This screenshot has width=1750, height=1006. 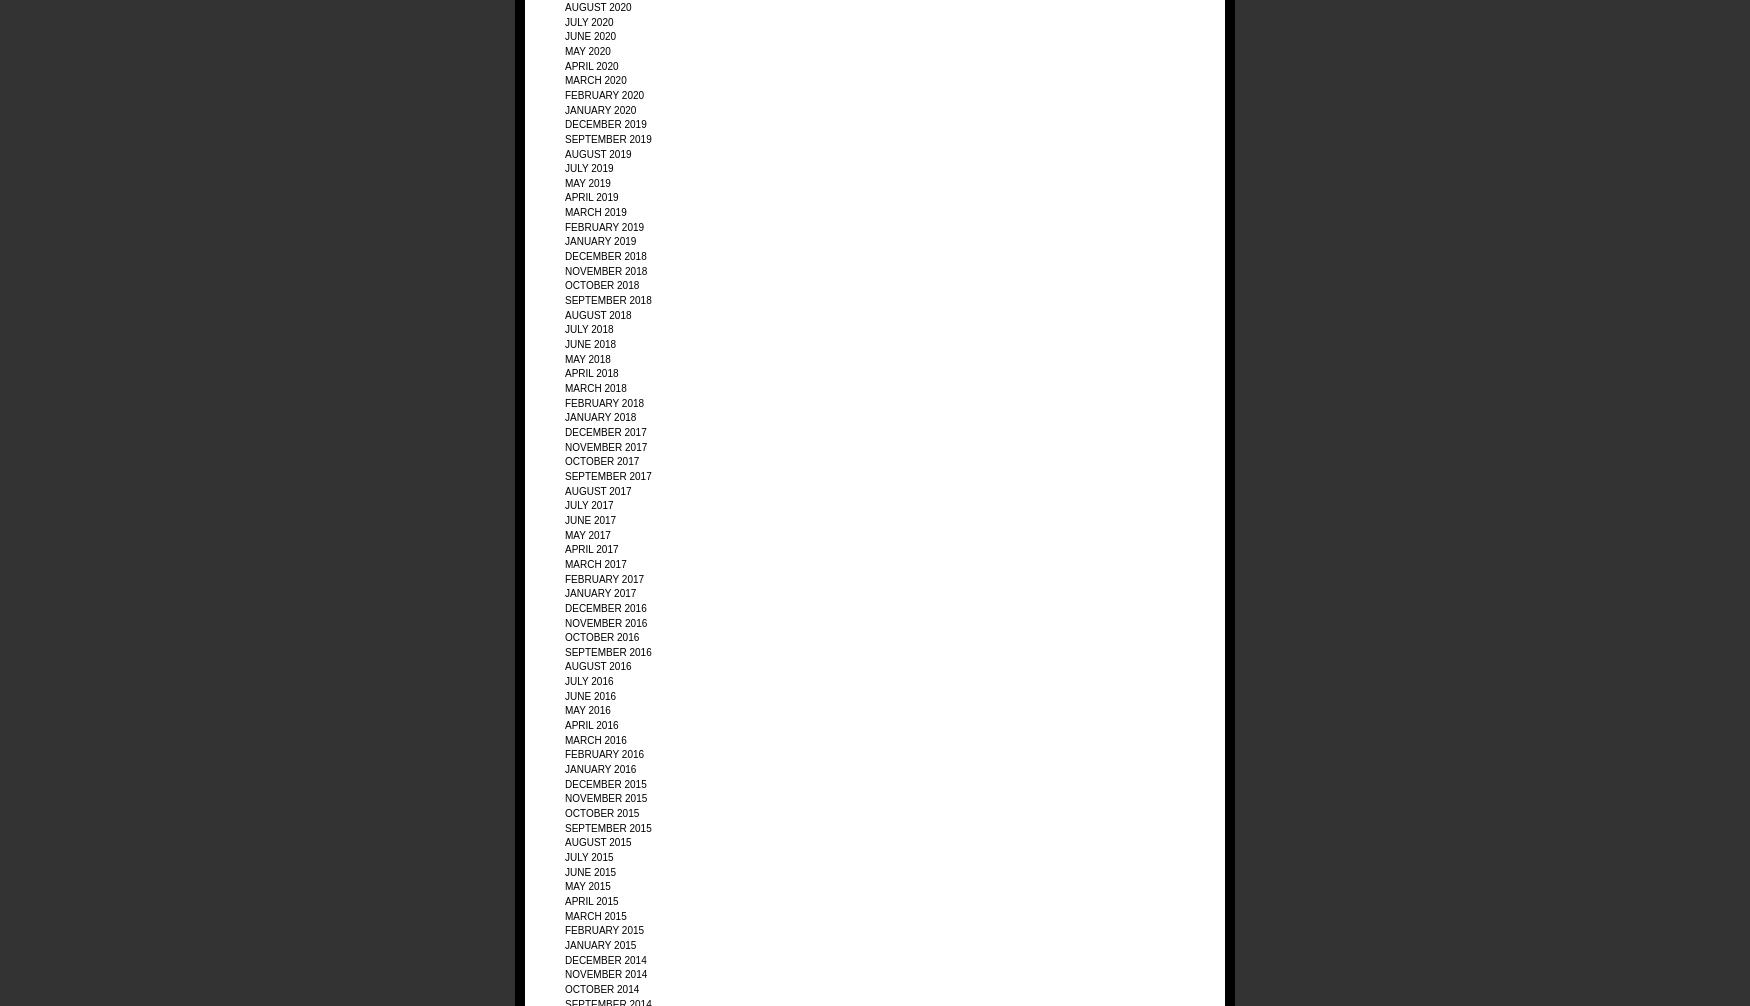 What do you see at coordinates (565, 313) in the screenshot?
I see `'August 2018'` at bounding box center [565, 313].